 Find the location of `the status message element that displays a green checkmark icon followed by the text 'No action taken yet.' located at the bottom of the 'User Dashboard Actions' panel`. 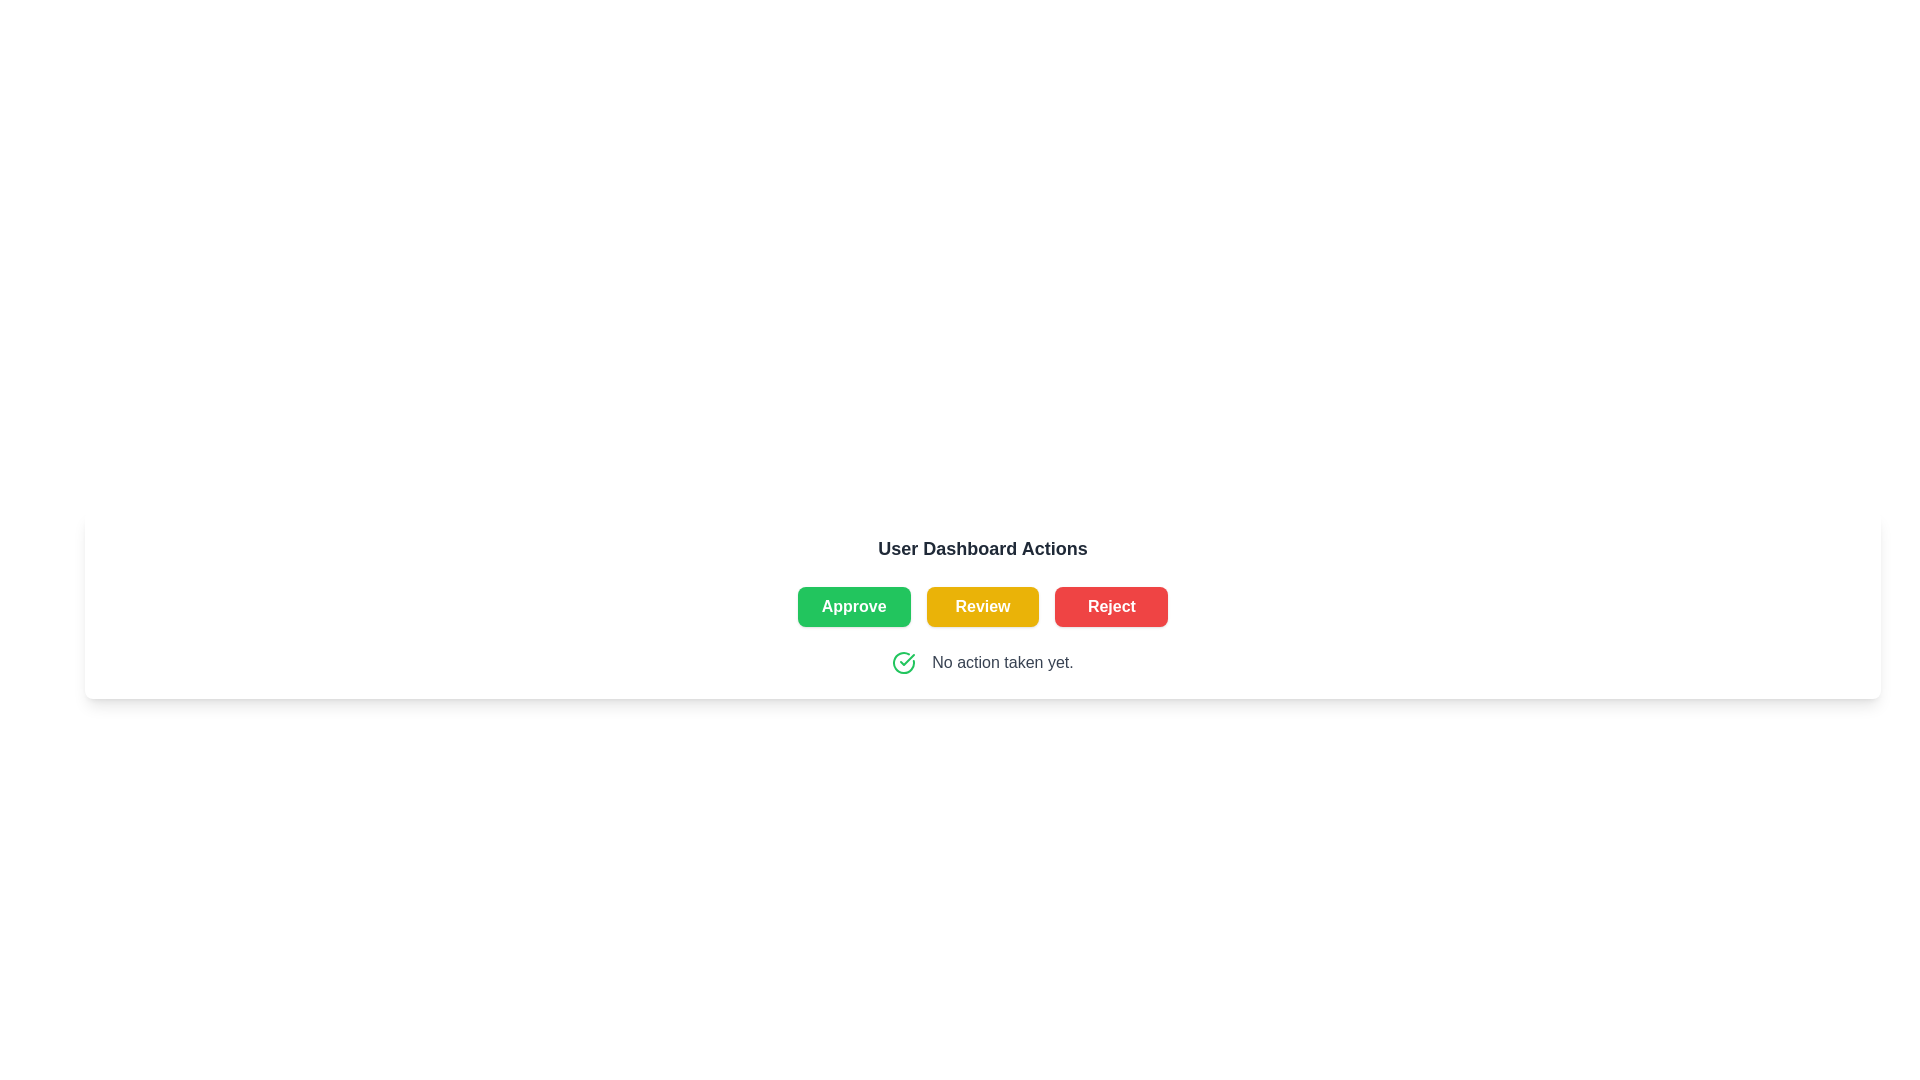

the status message element that displays a green checkmark icon followed by the text 'No action taken yet.' located at the bottom of the 'User Dashboard Actions' panel is located at coordinates (983, 663).